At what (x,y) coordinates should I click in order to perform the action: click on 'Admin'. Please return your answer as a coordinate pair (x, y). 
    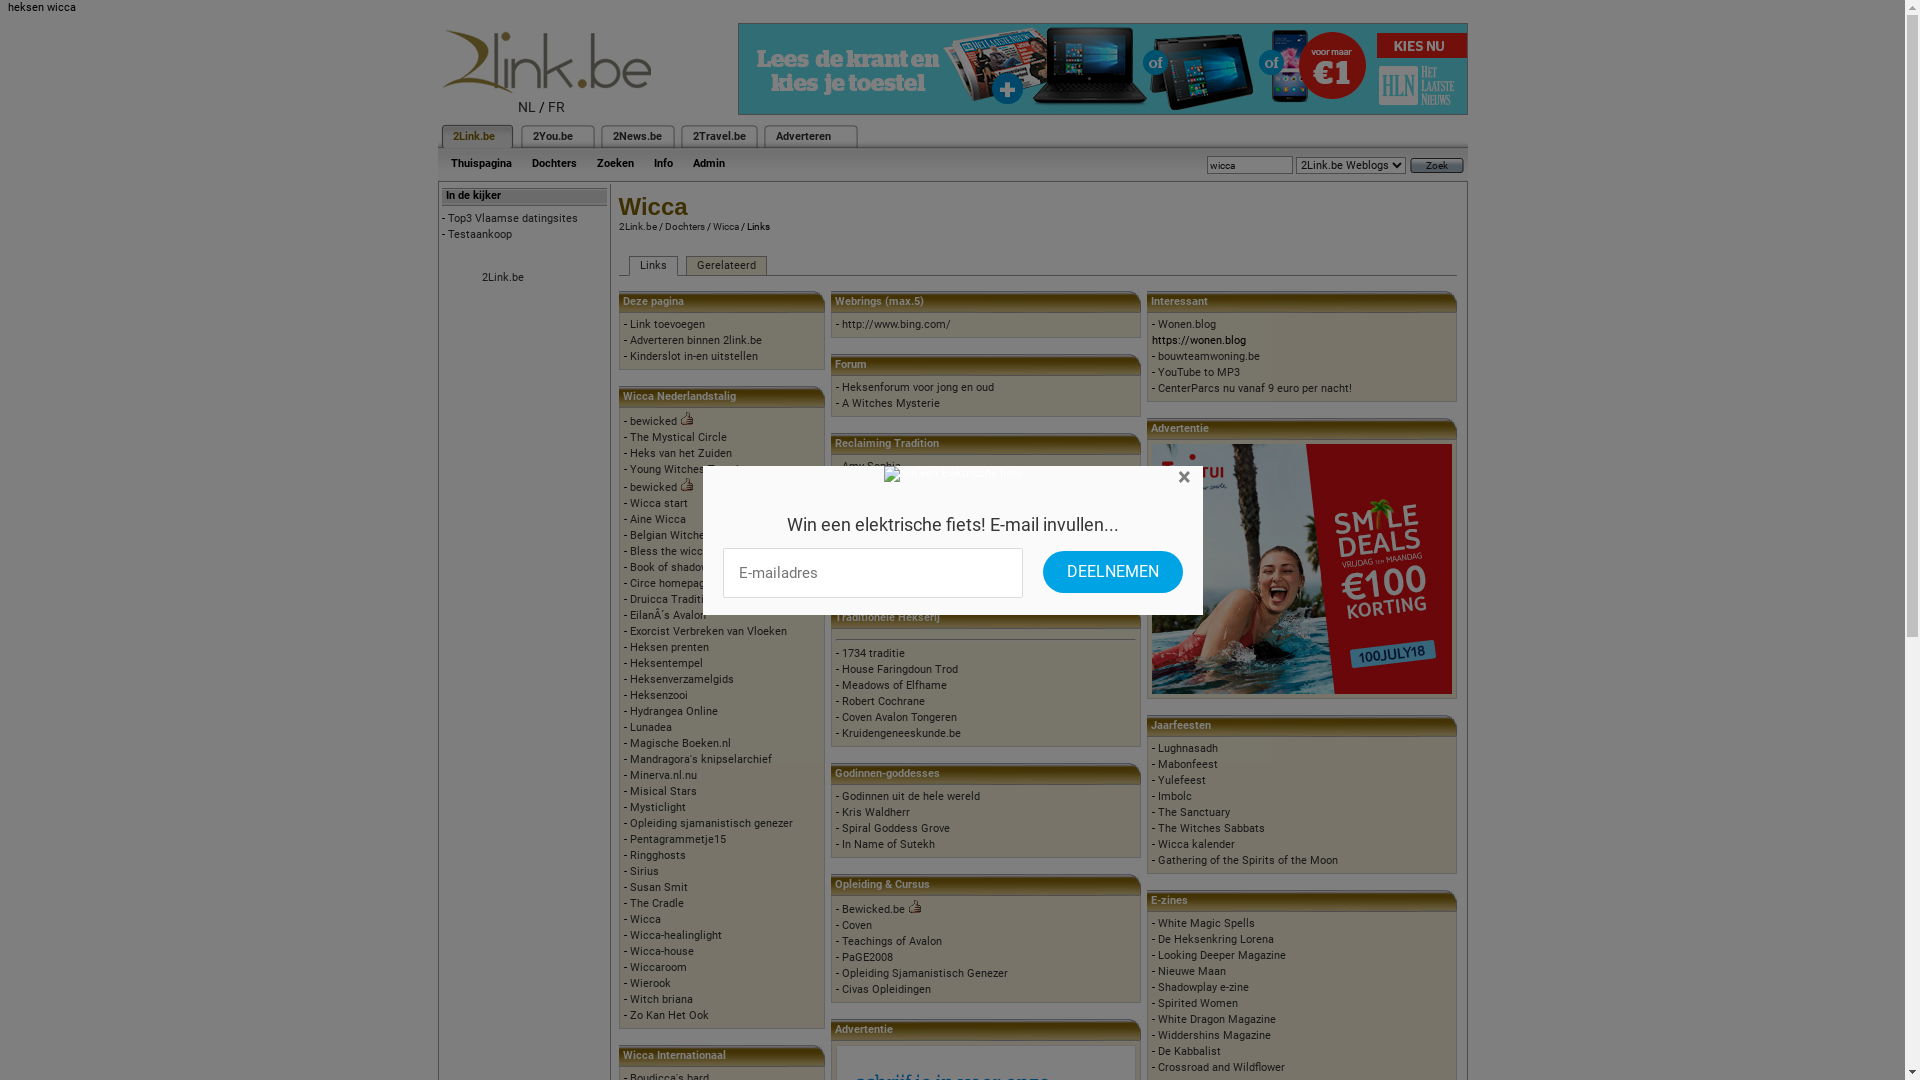
    Looking at the image, I should click on (708, 162).